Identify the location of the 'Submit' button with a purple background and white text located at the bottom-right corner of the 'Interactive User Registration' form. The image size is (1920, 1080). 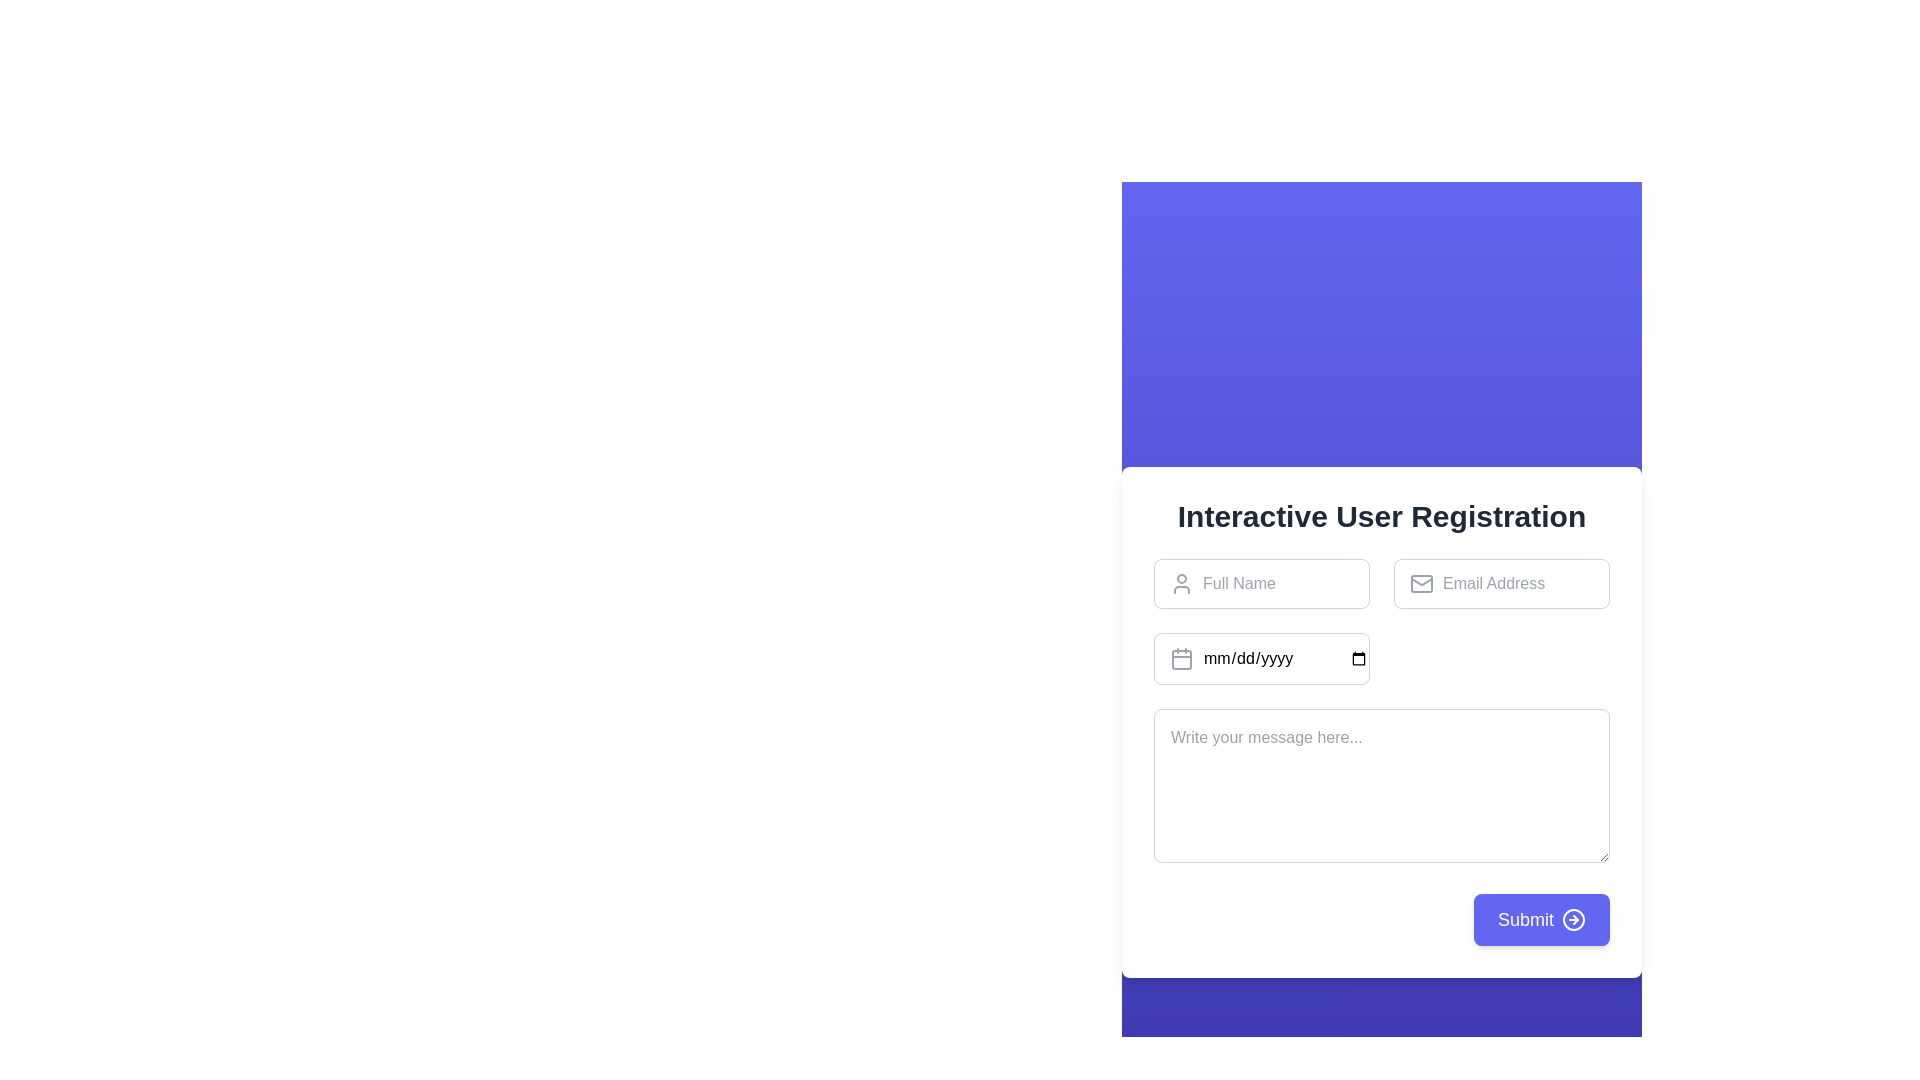
(1540, 919).